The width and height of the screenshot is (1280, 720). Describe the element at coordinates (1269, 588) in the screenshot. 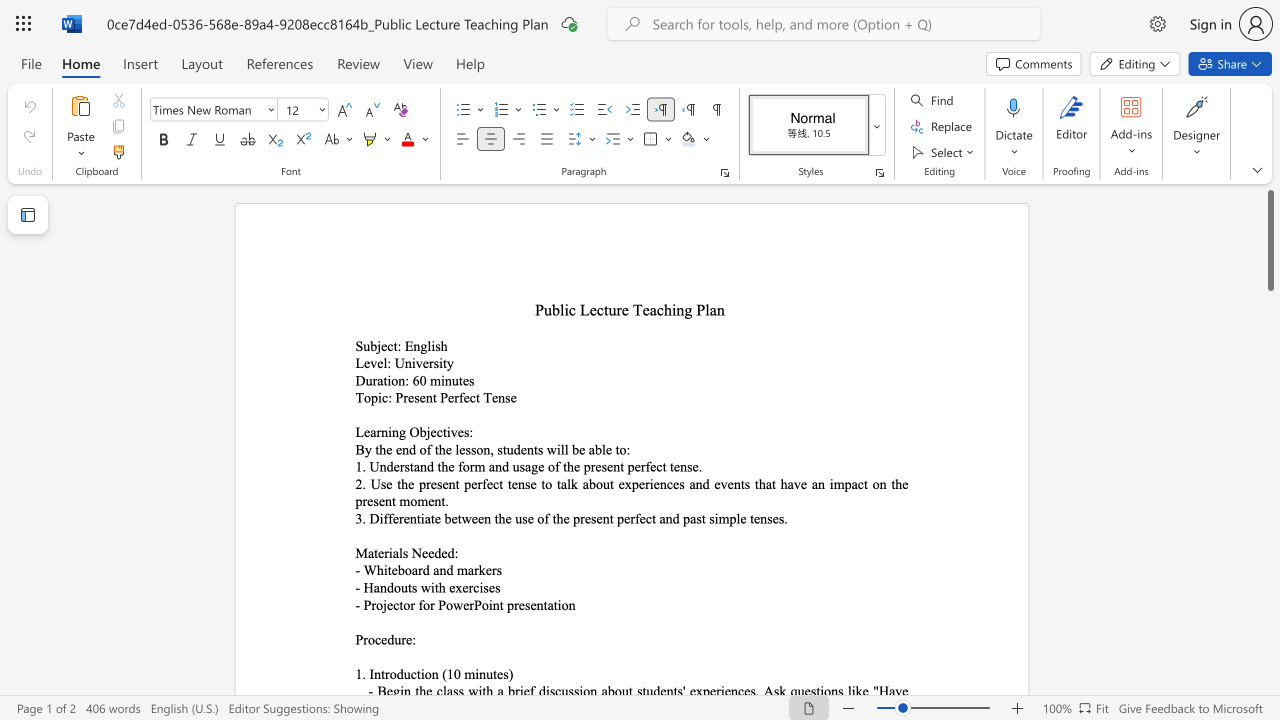

I see `the scrollbar to slide the page down` at that location.